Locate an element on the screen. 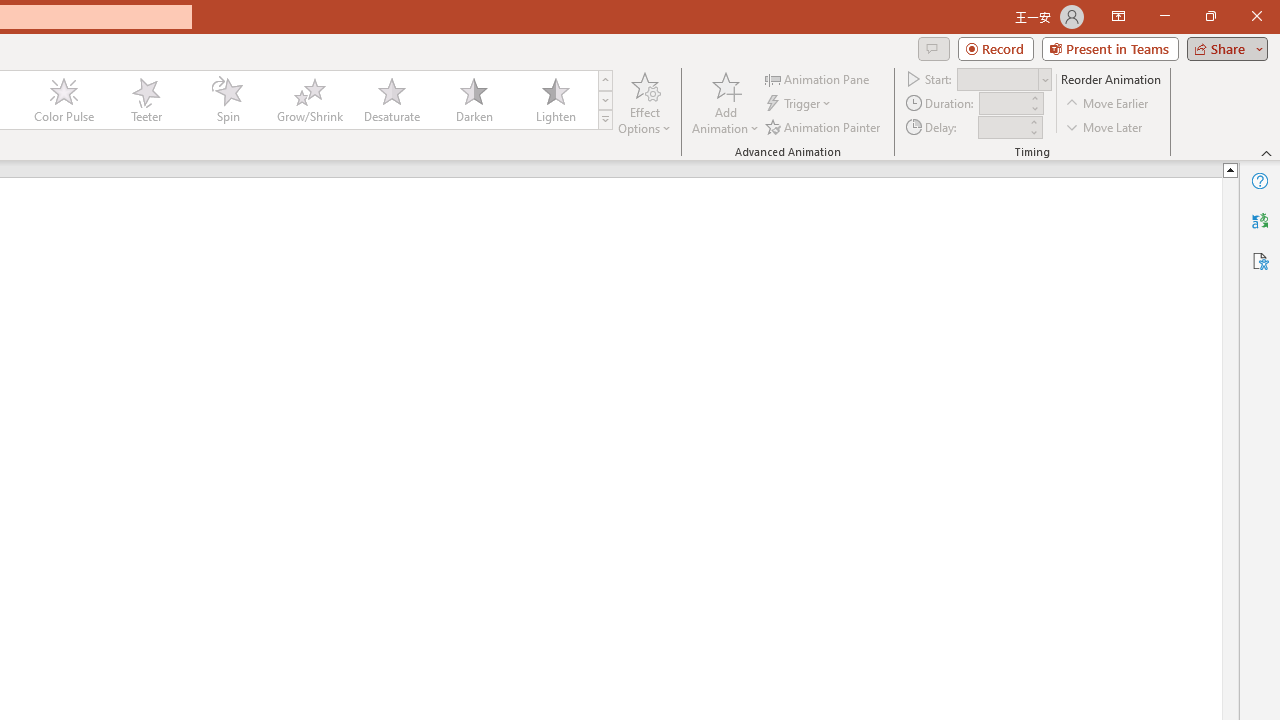  'Comments' is located at coordinates (932, 47).